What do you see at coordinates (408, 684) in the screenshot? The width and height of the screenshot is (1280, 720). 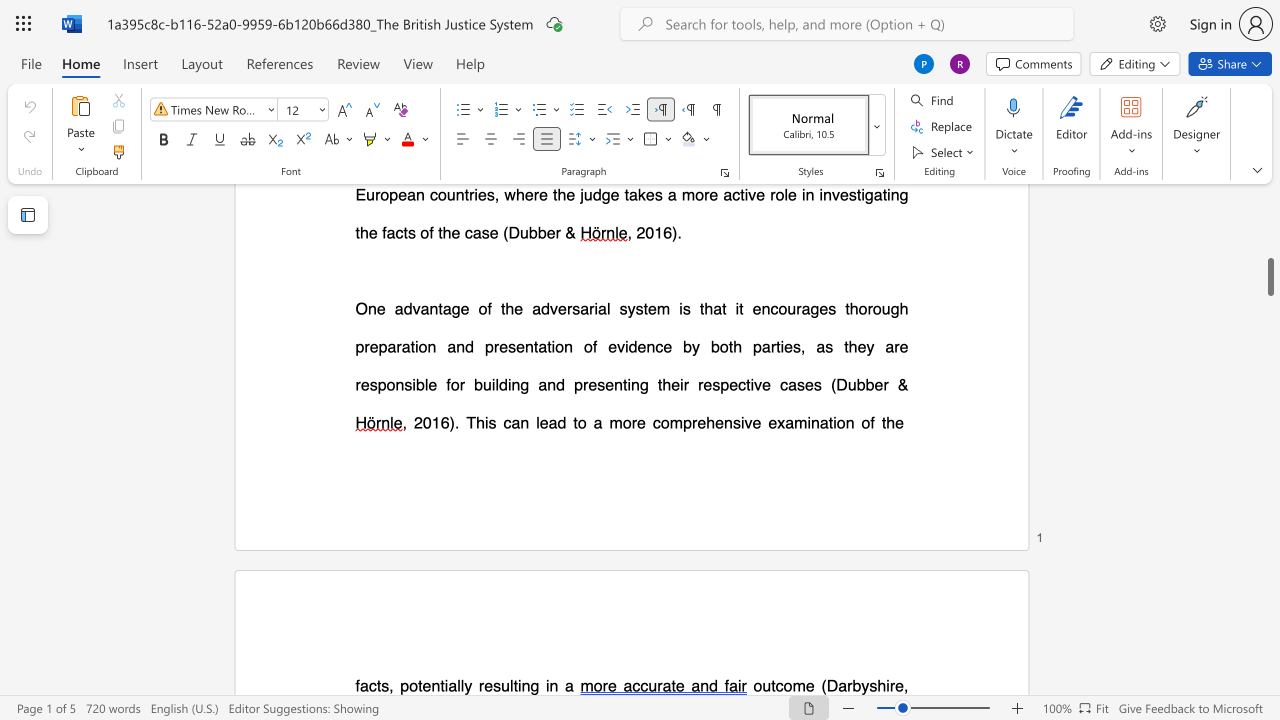 I see `the space between the continuous character "p" and "o" in the text` at bounding box center [408, 684].